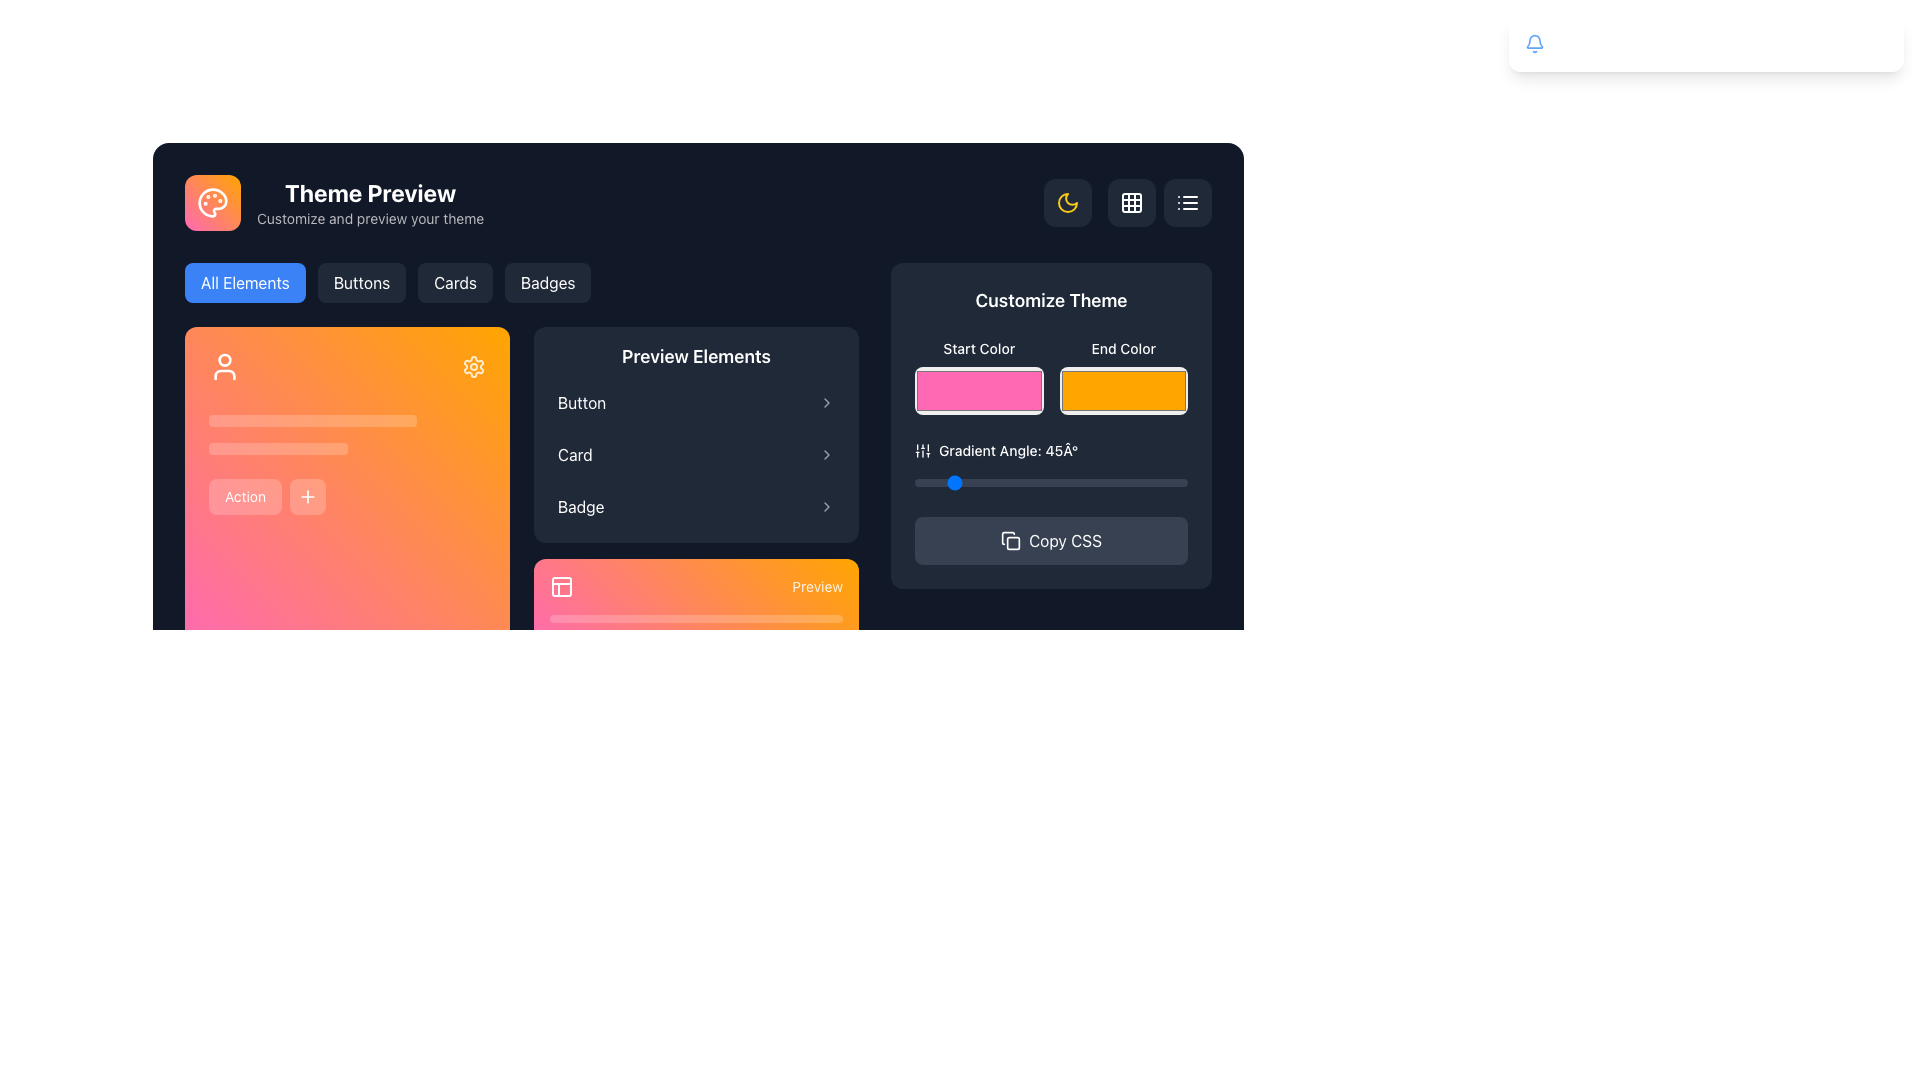 The height and width of the screenshot is (1080, 1920). What do you see at coordinates (244, 282) in the screenshot?
I see `the 'All Elements' button, which is a rectangular button with white text on a blue background, located directly beneath the 'Theme Preview' header` at bounding box center [244, 282].